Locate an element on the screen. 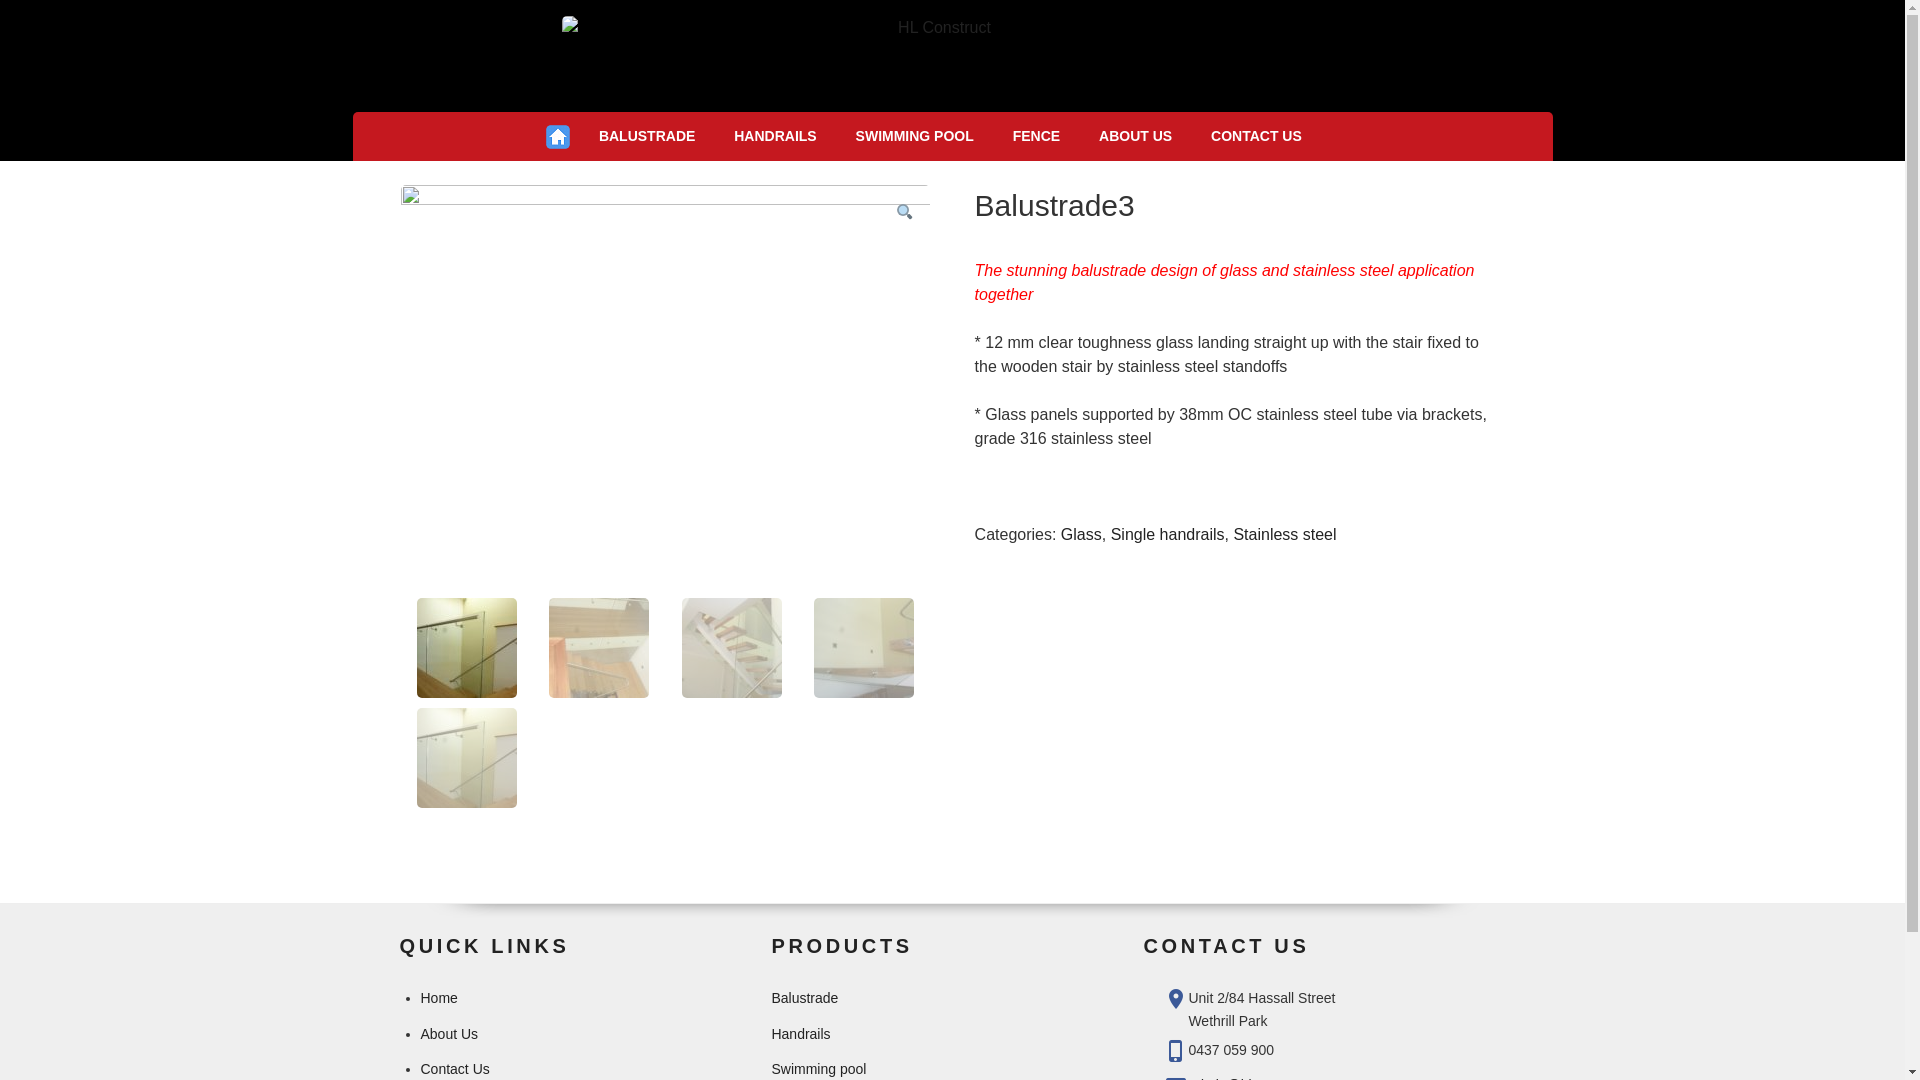  'About Us' is located at coordinates (448, 1033).